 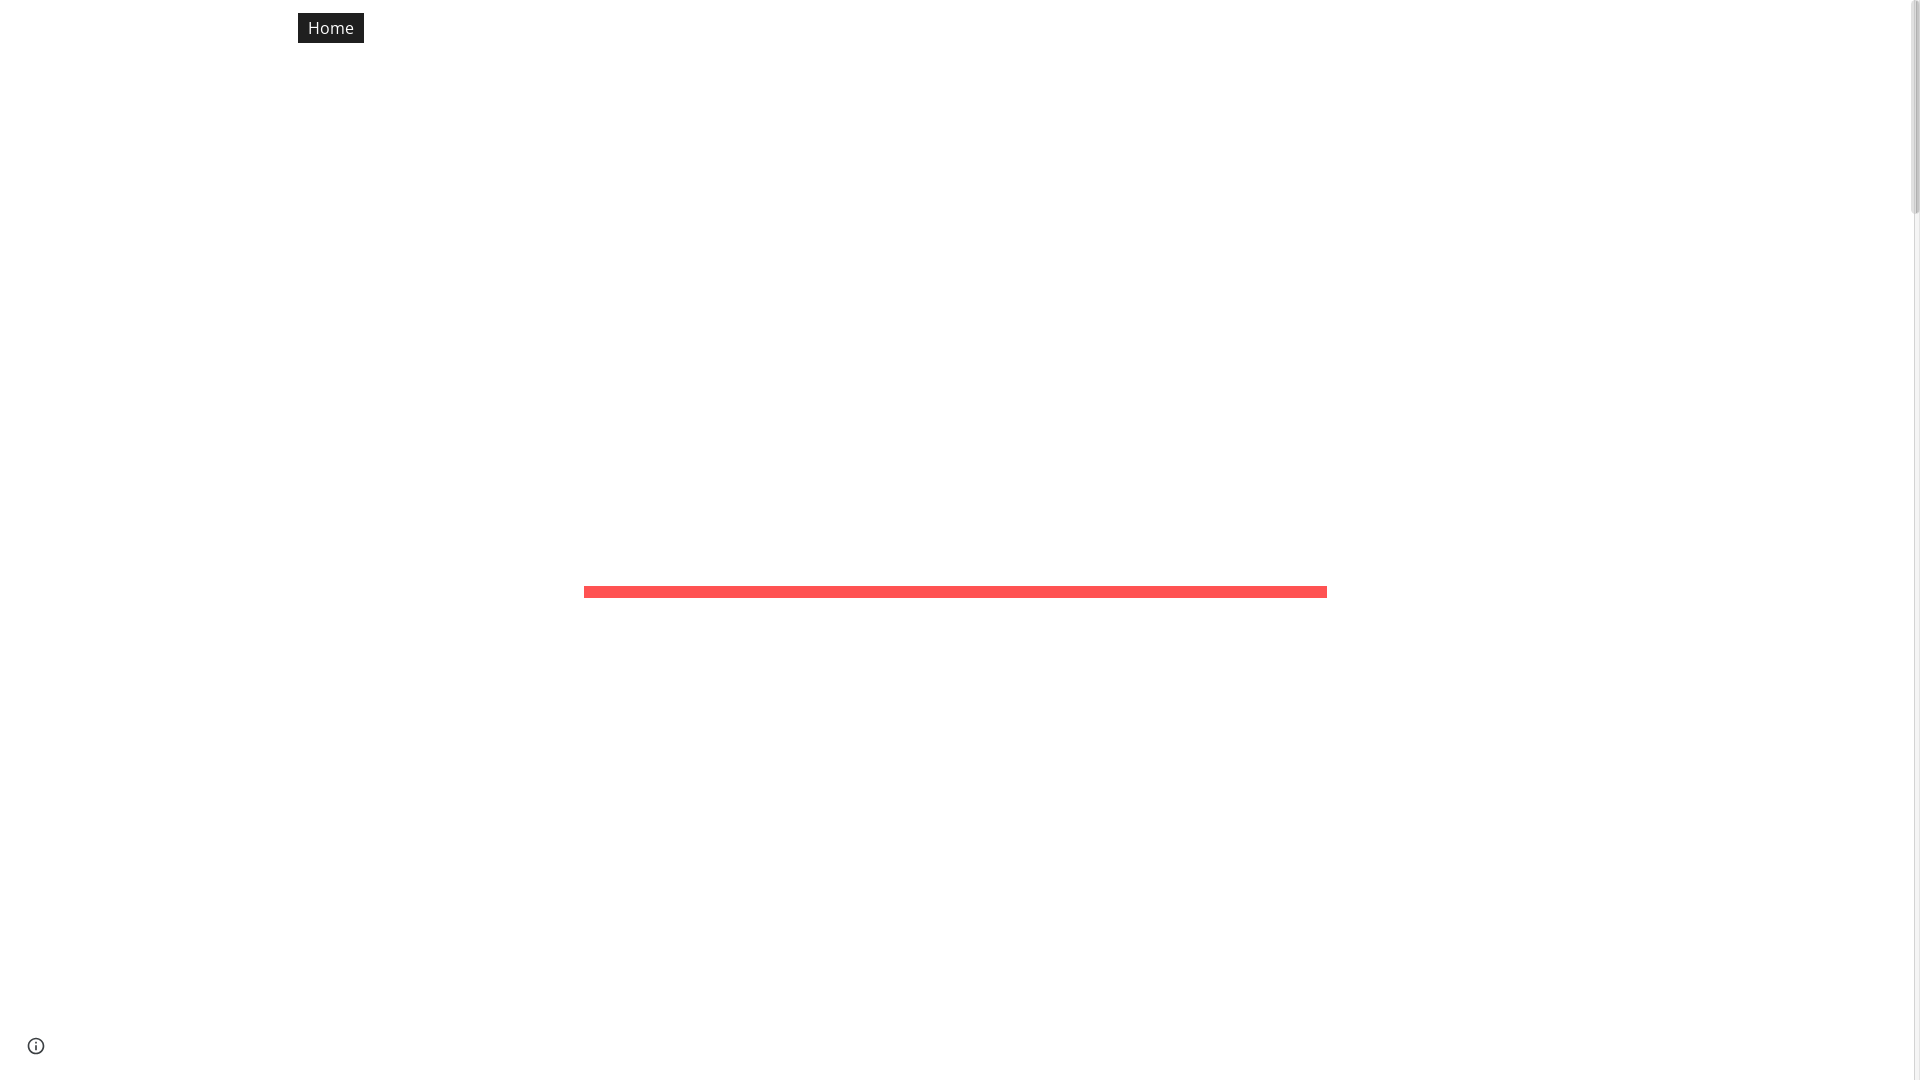 I want to click on 'Expand/Collapse', so click(x=1847, y=27).